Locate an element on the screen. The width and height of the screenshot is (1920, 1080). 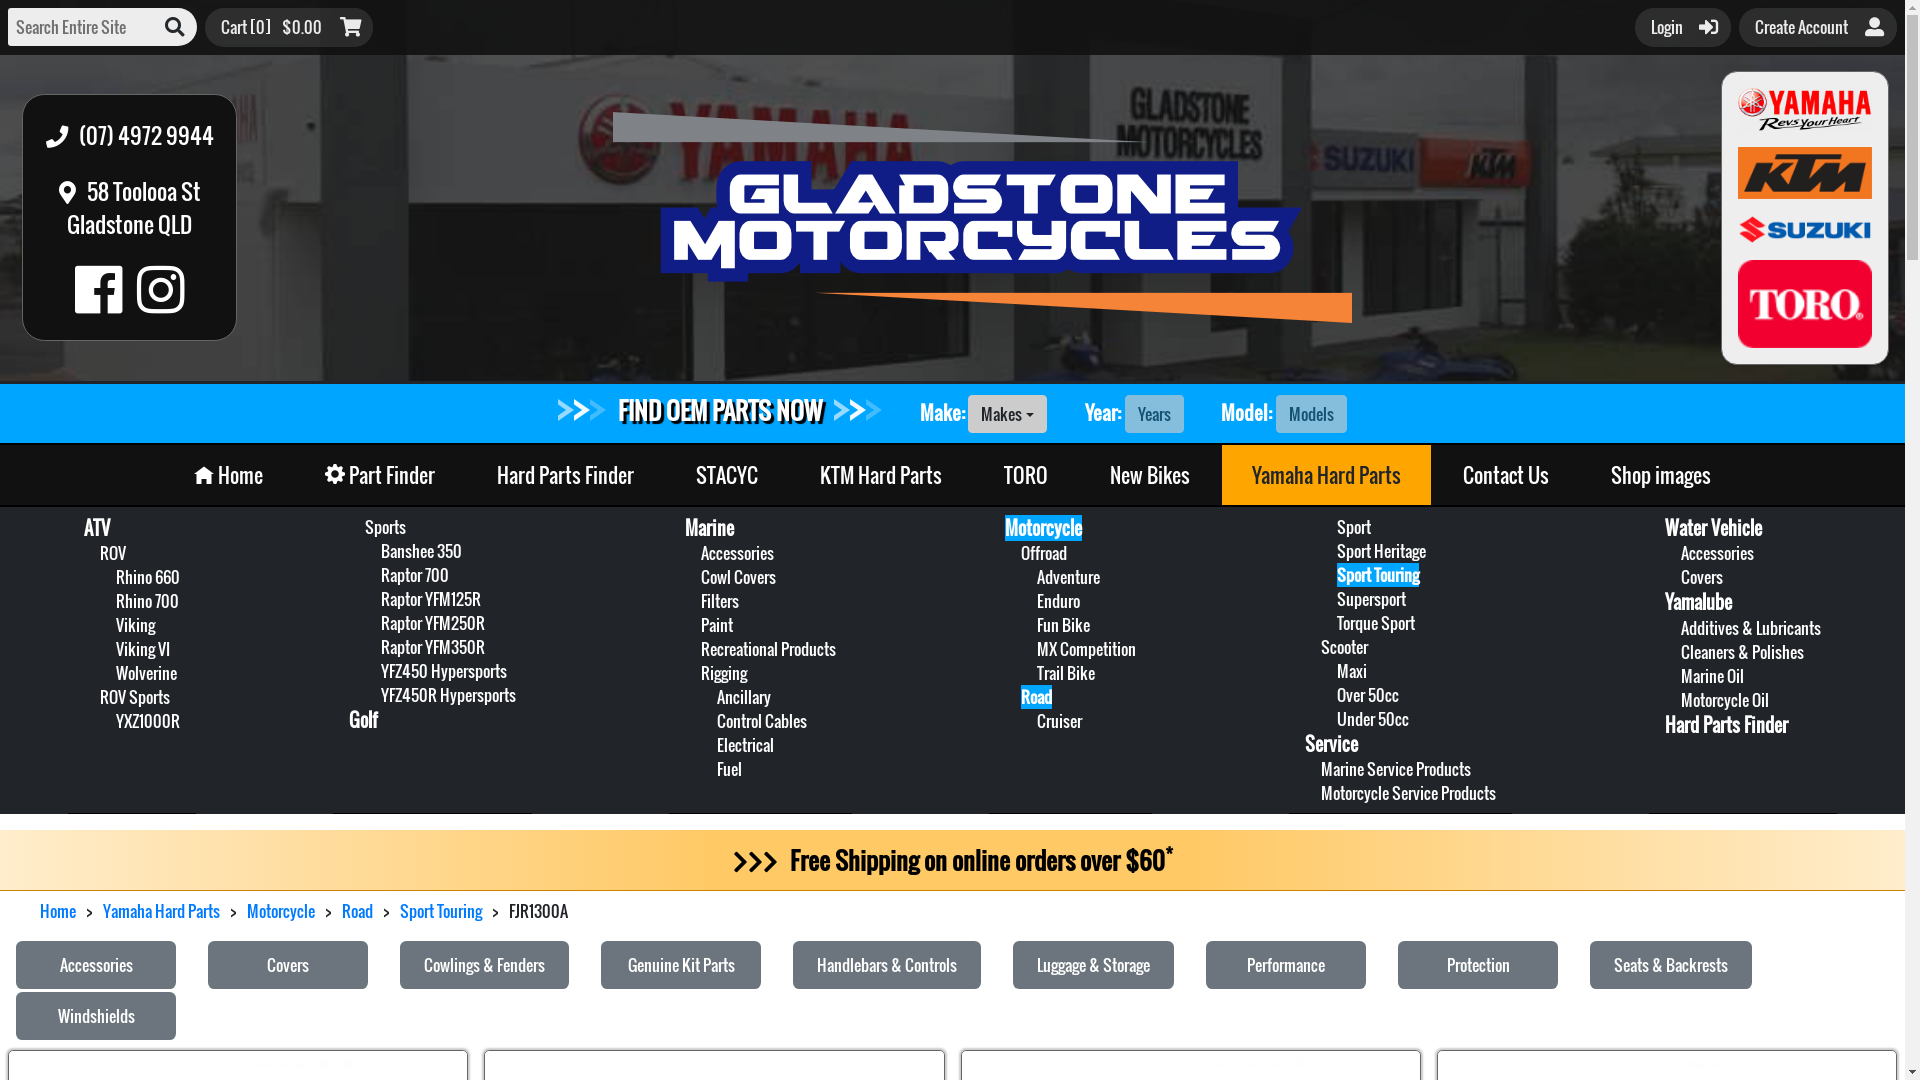
'Part Finder' is located at coordinates (379, 474).